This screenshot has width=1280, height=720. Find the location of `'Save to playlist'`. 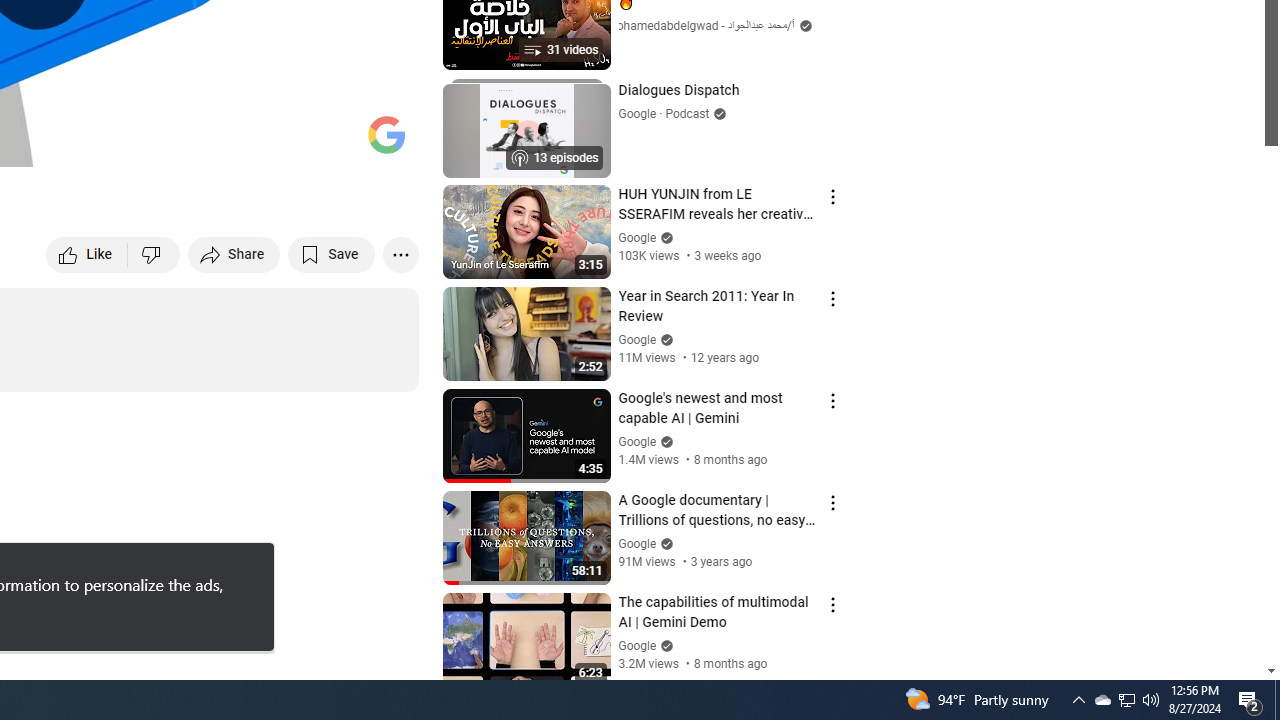

'Save to playlist' is located at coordinates (331, 253).